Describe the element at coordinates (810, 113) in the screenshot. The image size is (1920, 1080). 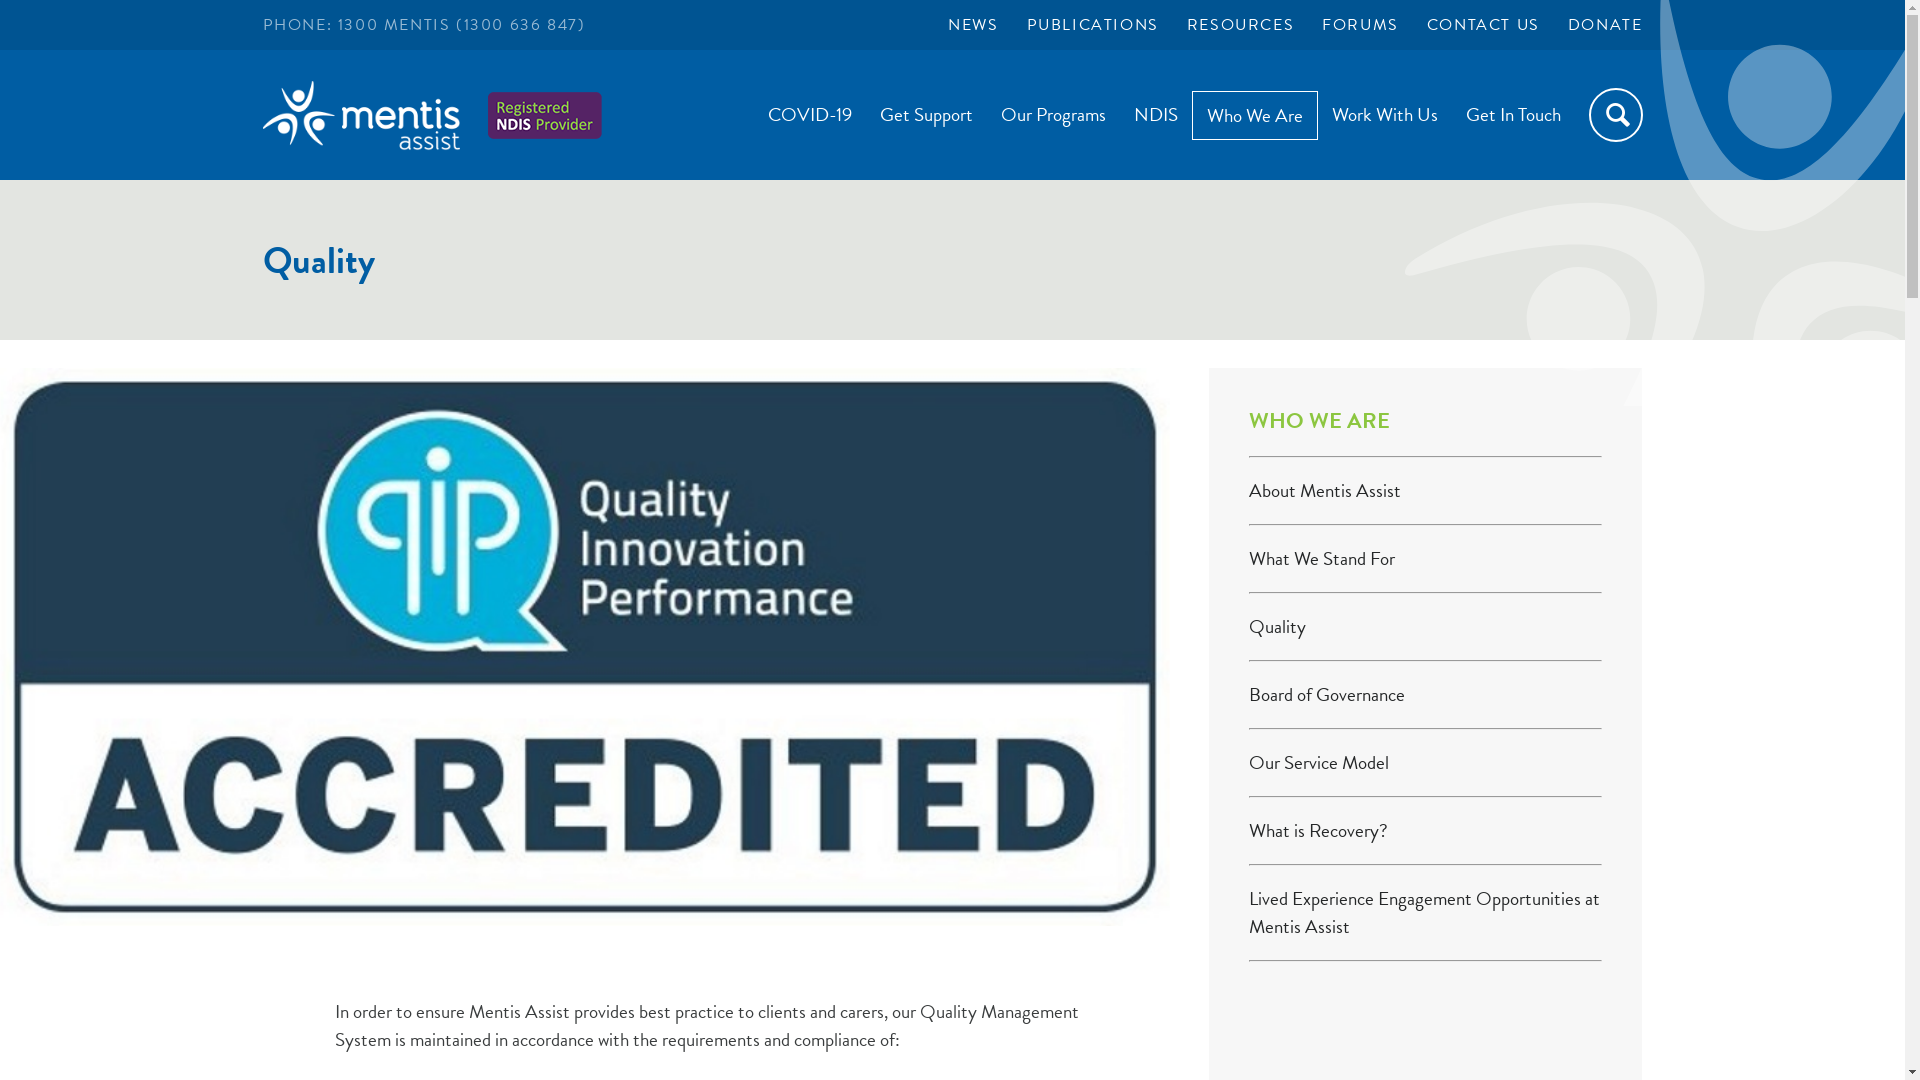
I see `'COVID-19'` at that location.